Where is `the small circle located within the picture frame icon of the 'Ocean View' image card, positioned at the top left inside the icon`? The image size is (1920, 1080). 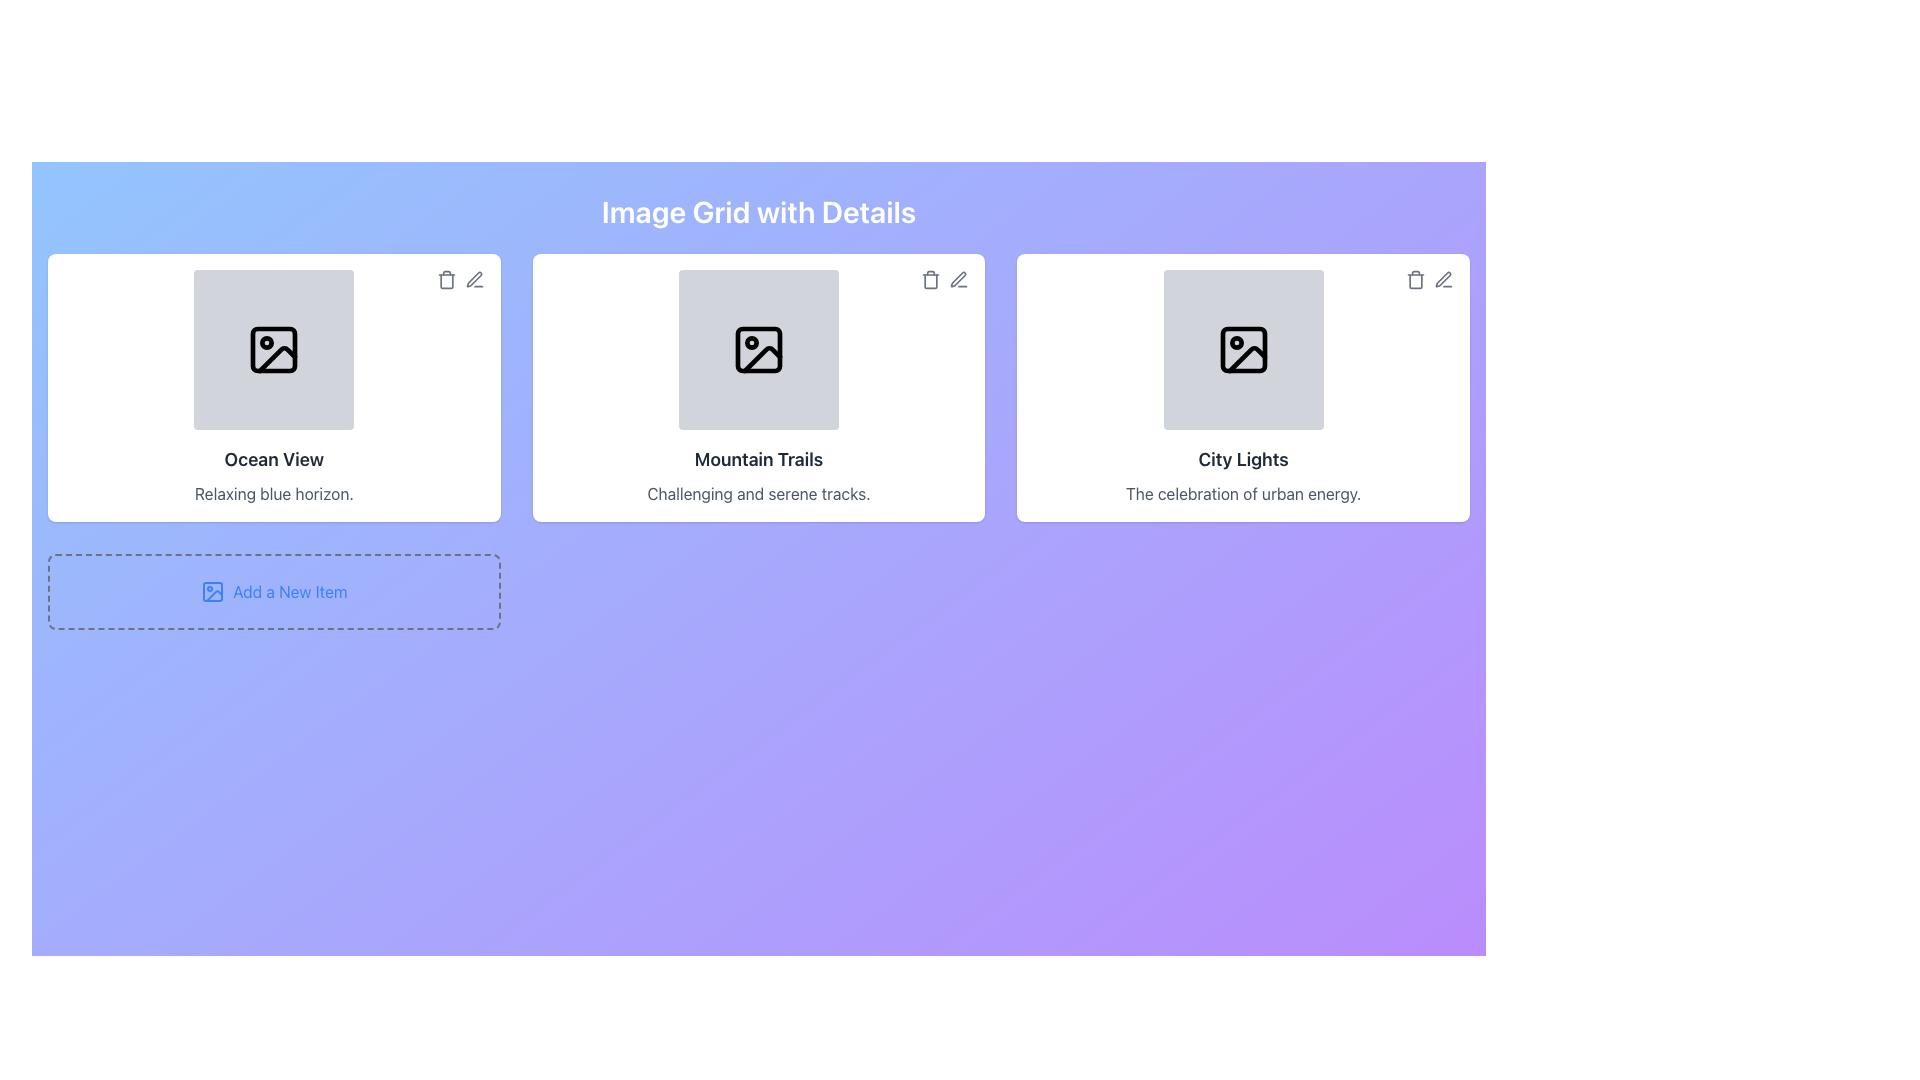
the small circle located within the picture frame icon of the 'Ocean View' image card, positioned at the top left inside the icon is located at coordinates (266, 342).